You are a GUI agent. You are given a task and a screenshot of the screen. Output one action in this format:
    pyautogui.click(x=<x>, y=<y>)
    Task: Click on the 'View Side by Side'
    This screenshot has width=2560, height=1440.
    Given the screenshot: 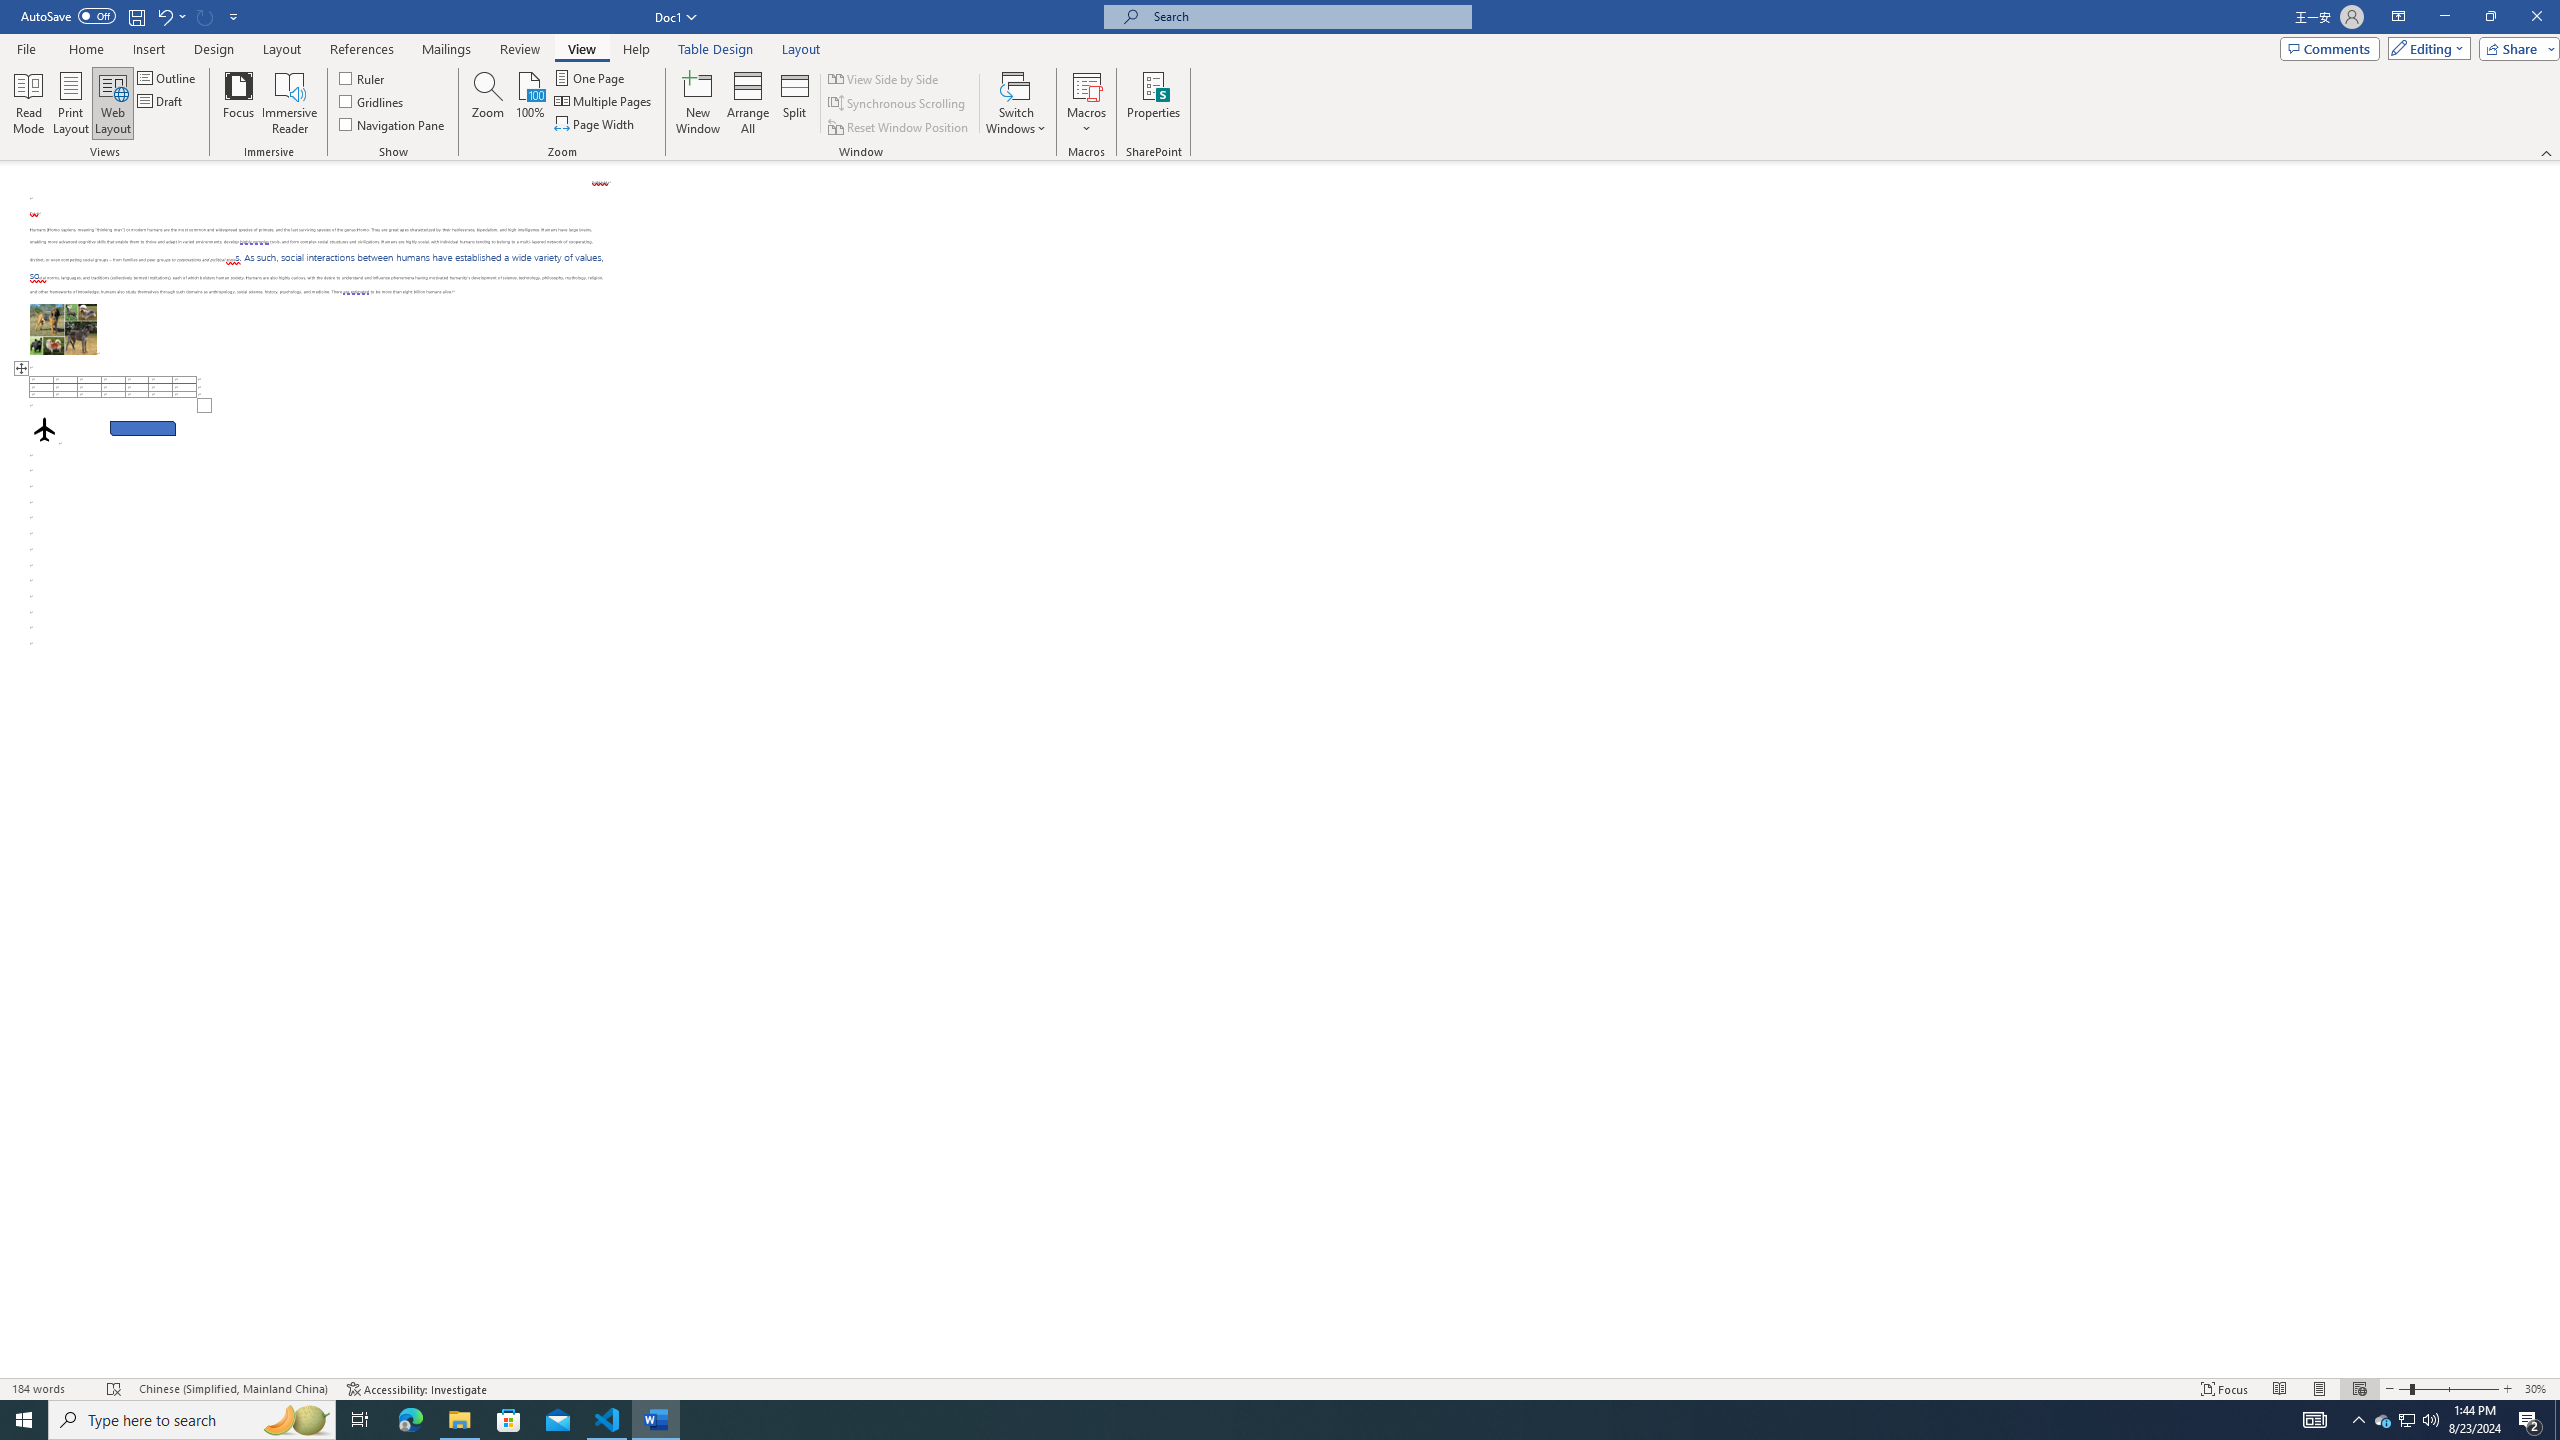 What is the action you would take?
    pyautogui.click(x=884, y=78)
    